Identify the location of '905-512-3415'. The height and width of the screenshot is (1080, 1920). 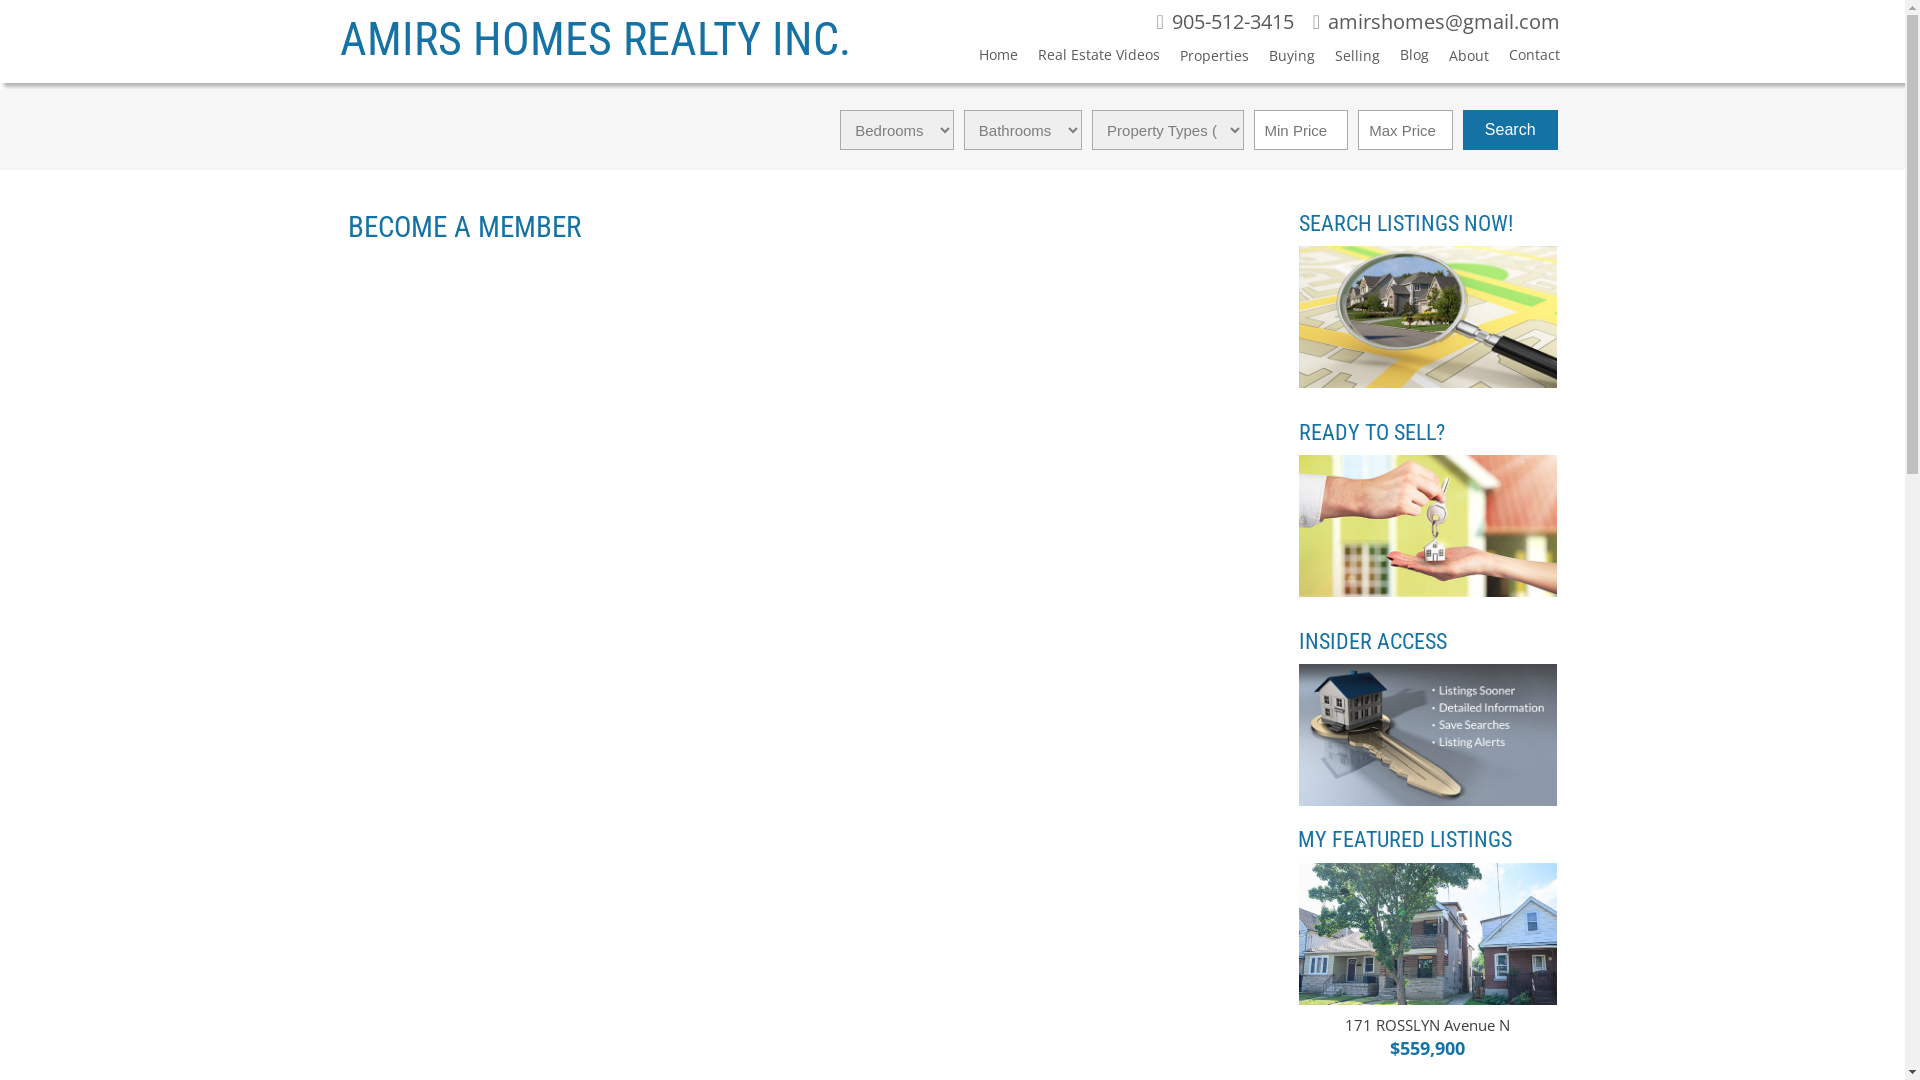
(1223, 23).